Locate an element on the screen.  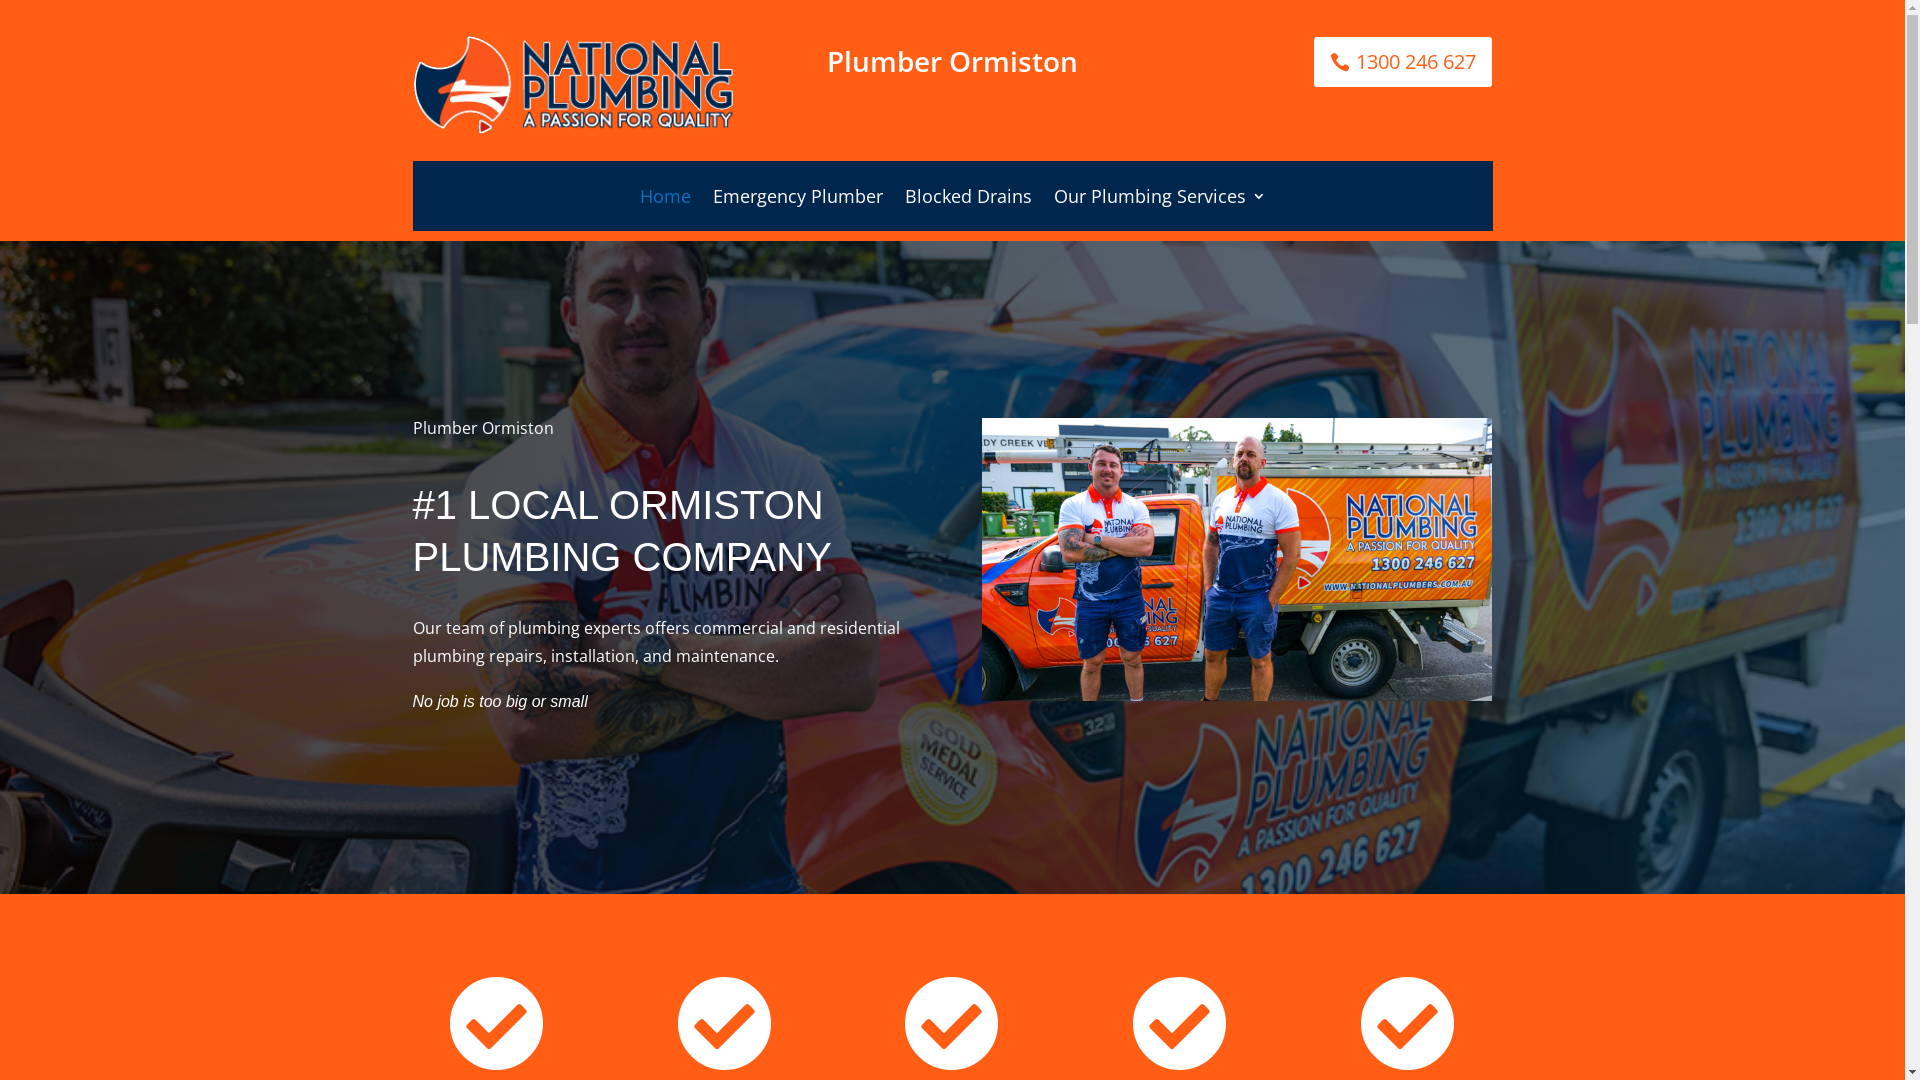
'Our Plumbing Services' is located at coordinates (1053, 200).